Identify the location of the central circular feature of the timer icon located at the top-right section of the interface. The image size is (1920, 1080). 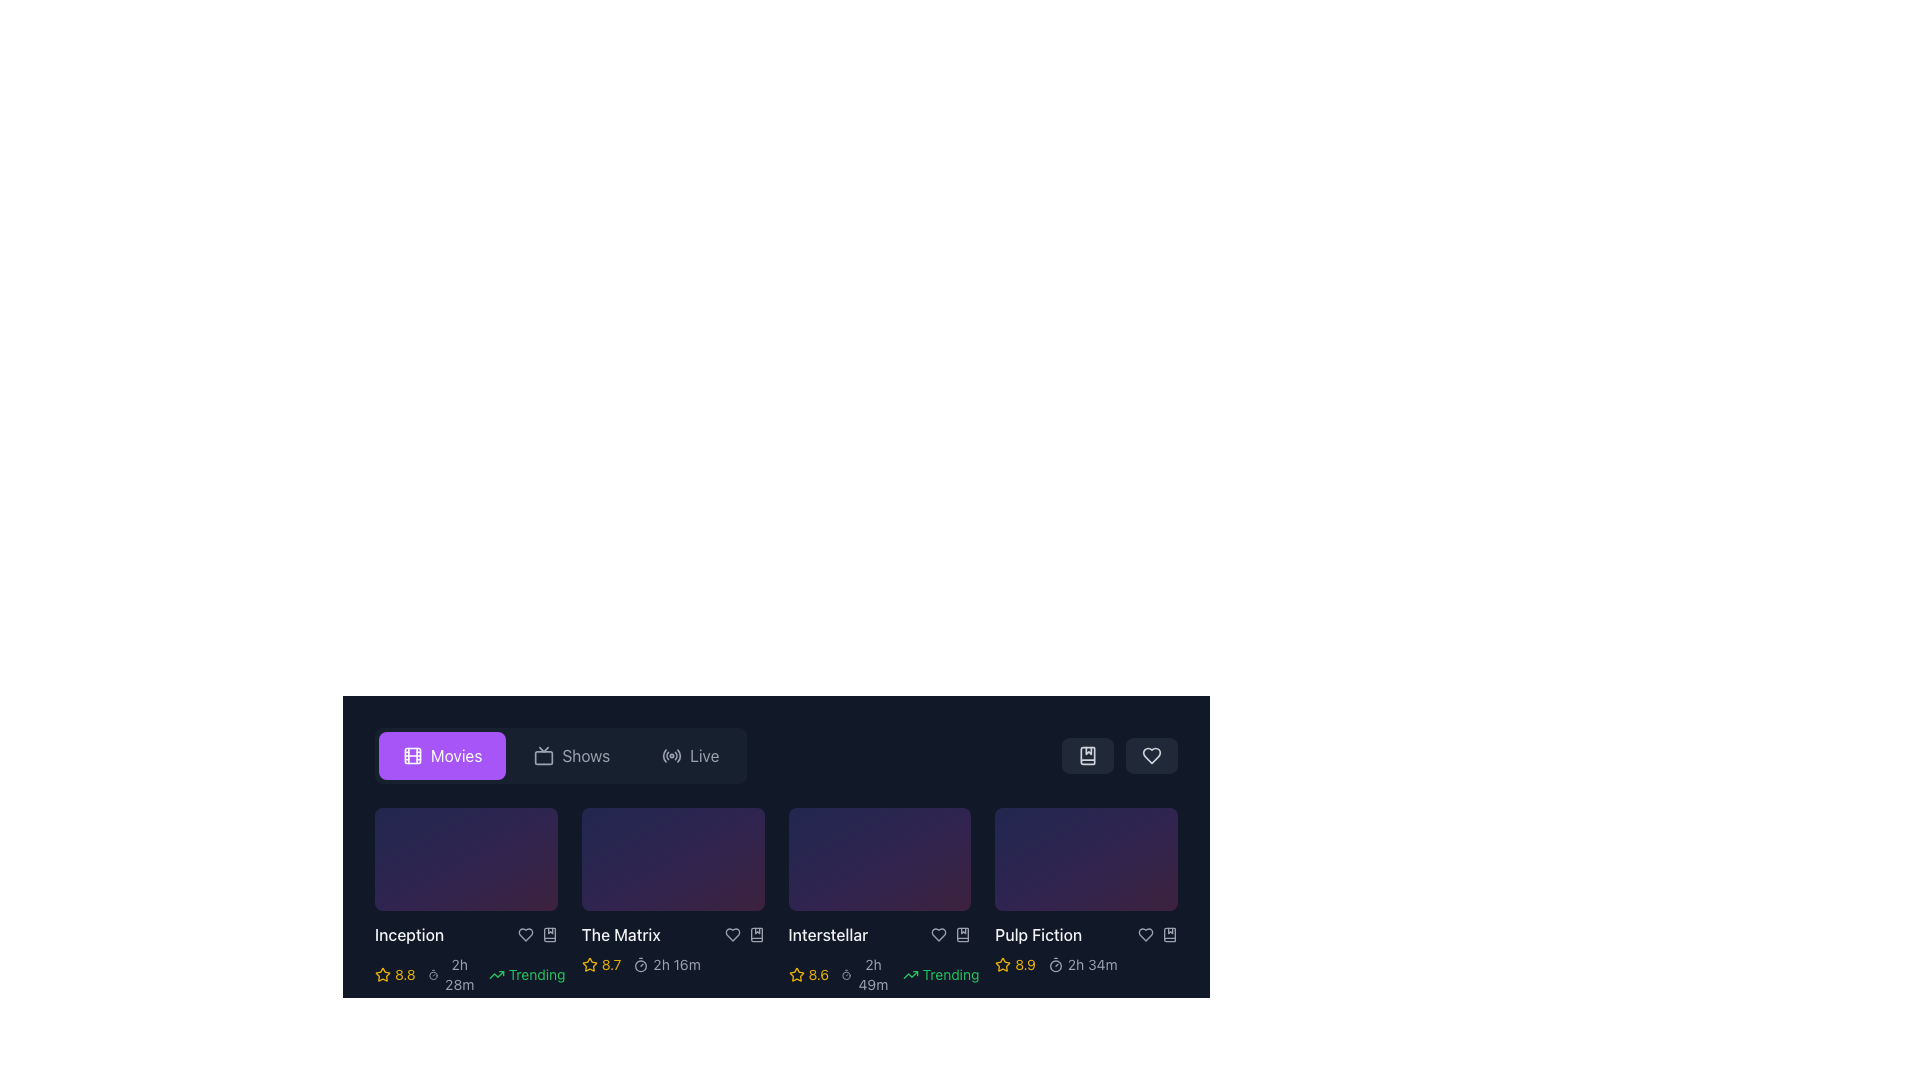
(1054, 965).